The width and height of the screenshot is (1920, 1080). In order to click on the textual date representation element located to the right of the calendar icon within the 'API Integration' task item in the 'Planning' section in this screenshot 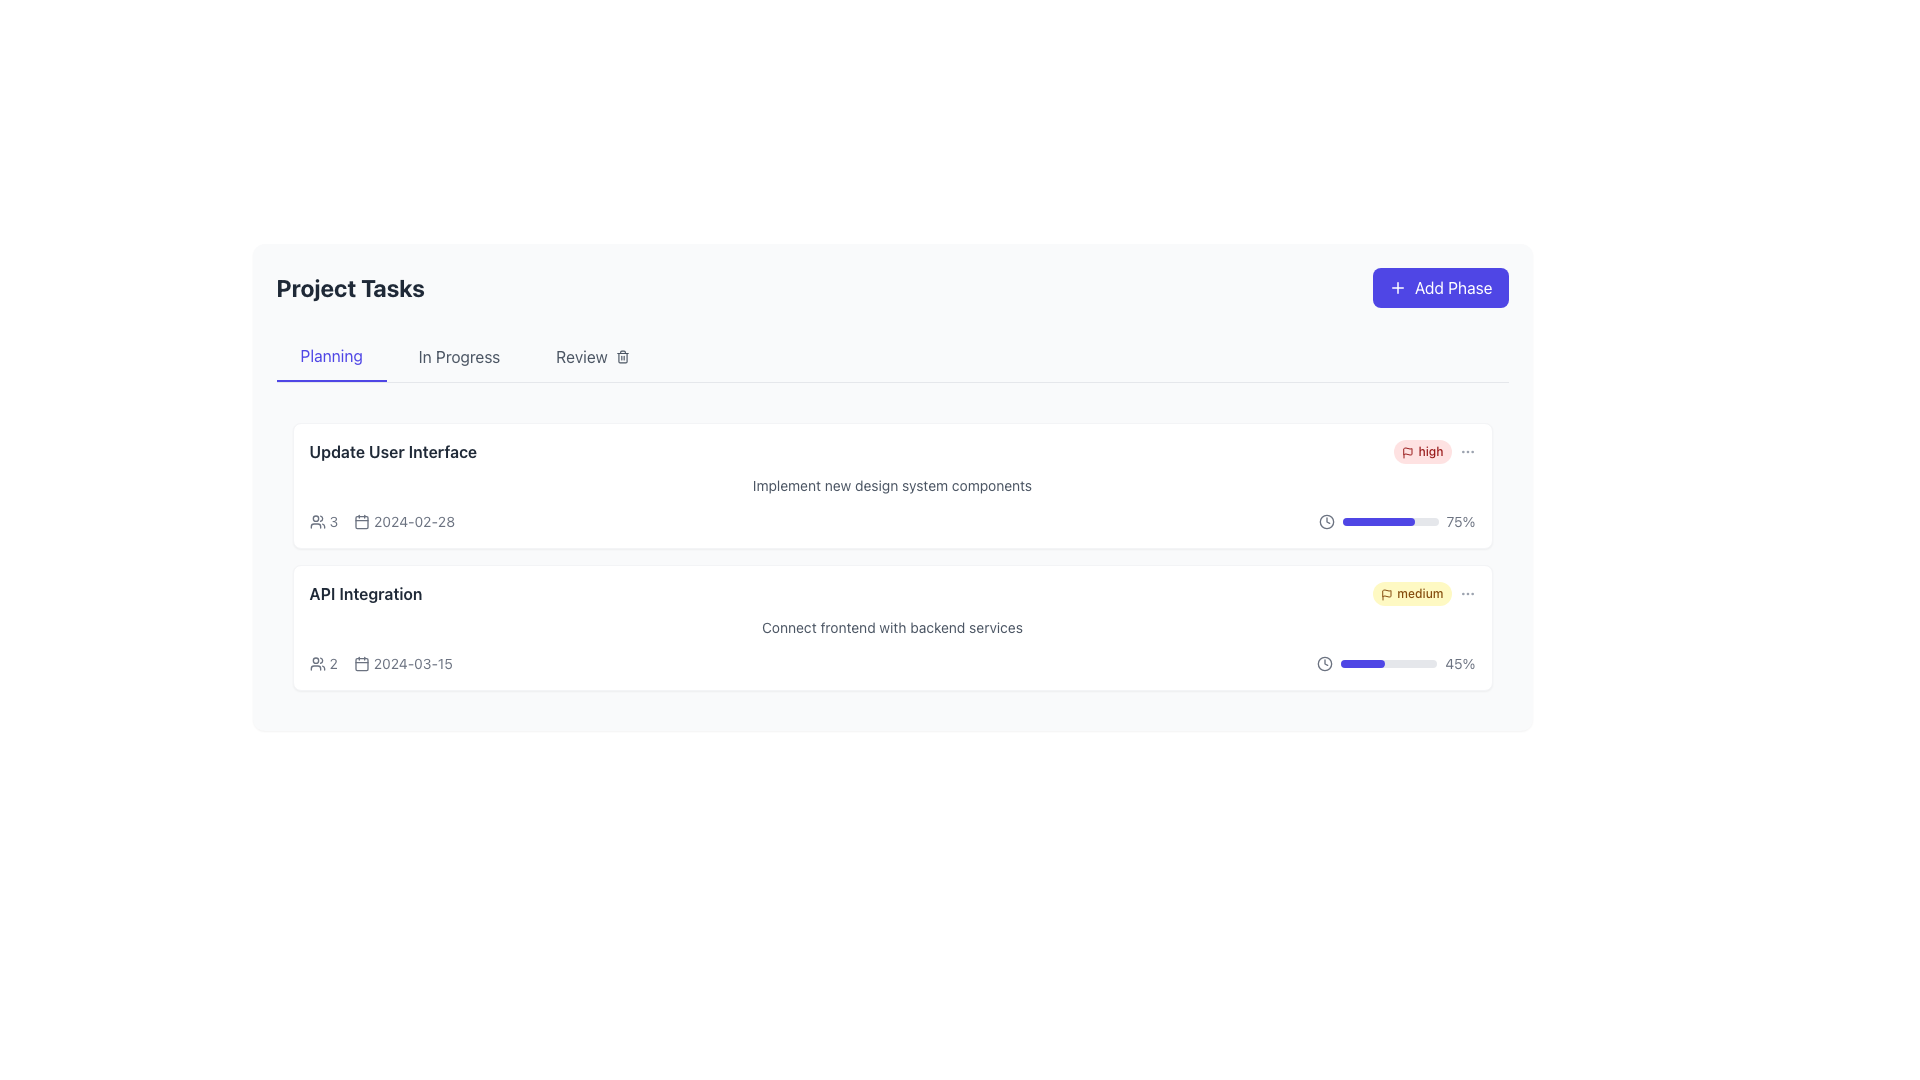, I will do `click(381, 663)`.